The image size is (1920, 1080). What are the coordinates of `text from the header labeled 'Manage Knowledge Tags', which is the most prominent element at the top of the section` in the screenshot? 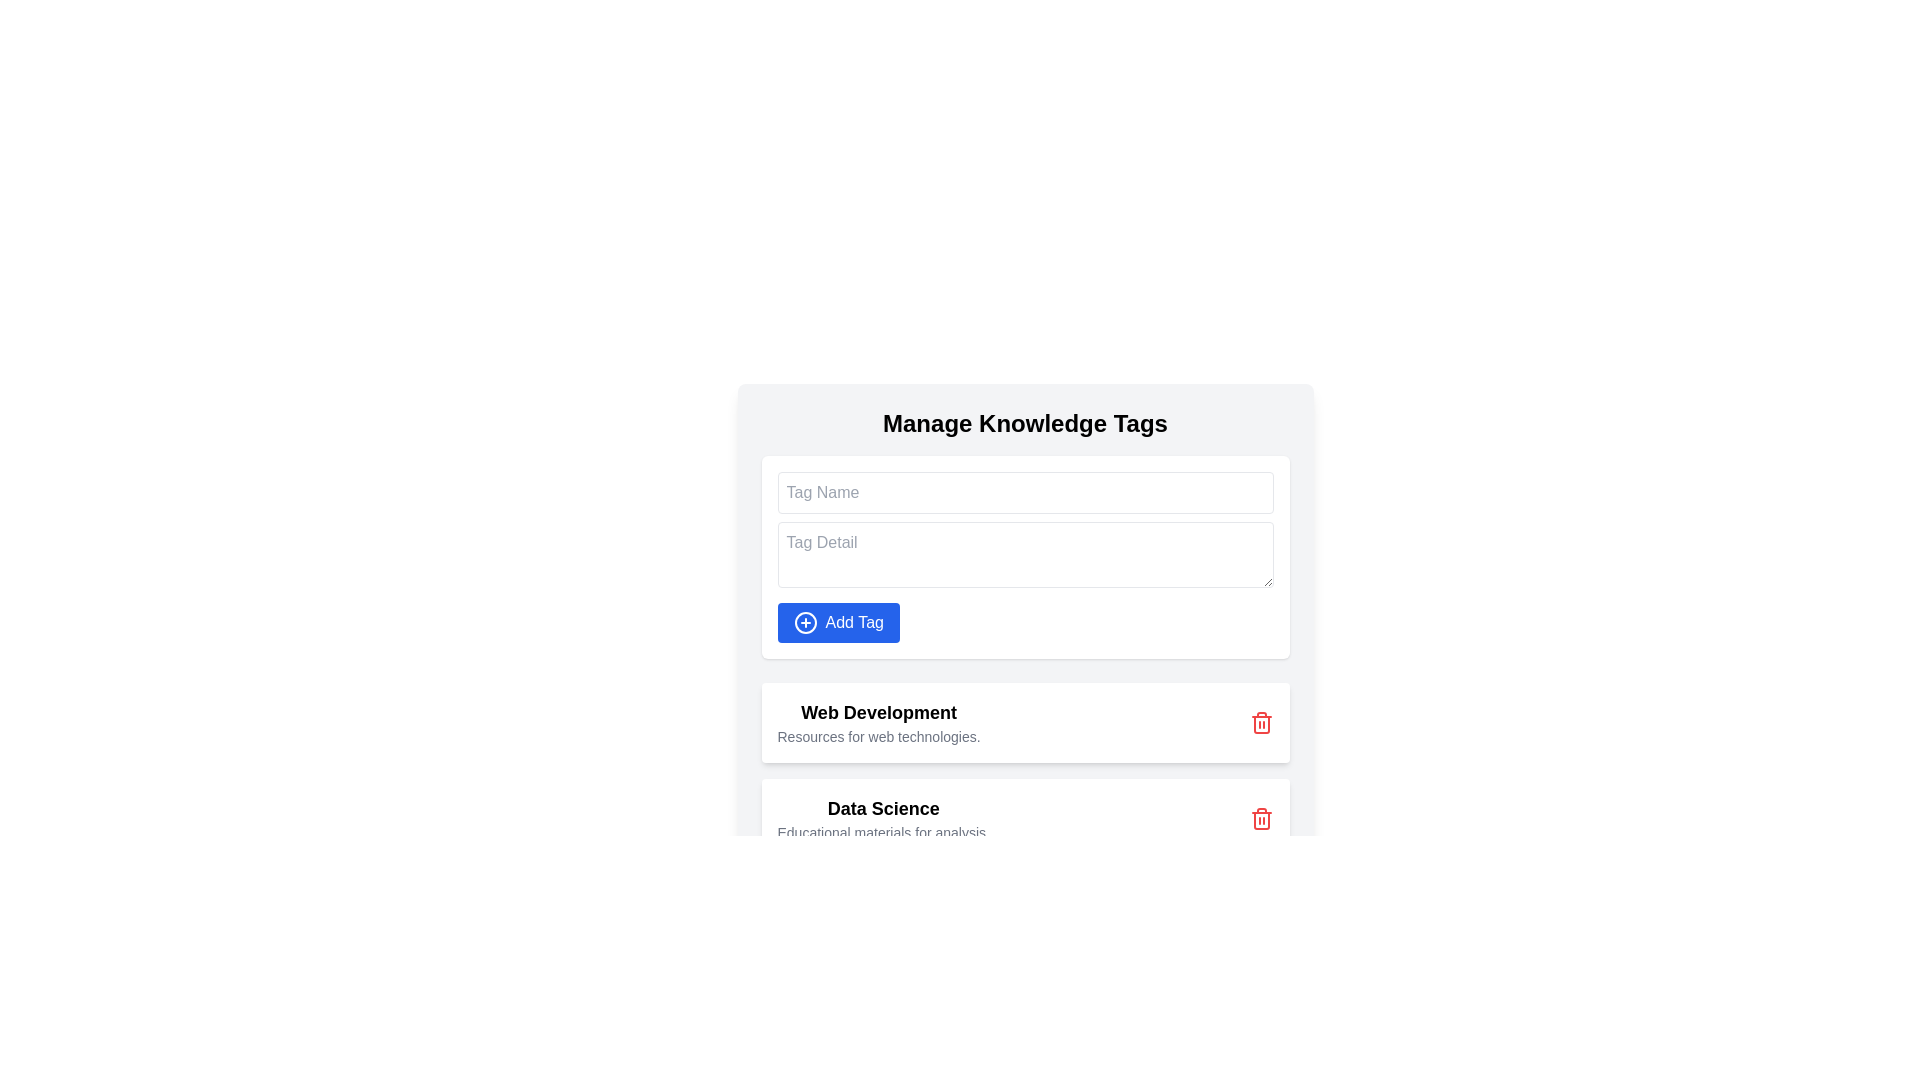 It's located at (1025, 423).